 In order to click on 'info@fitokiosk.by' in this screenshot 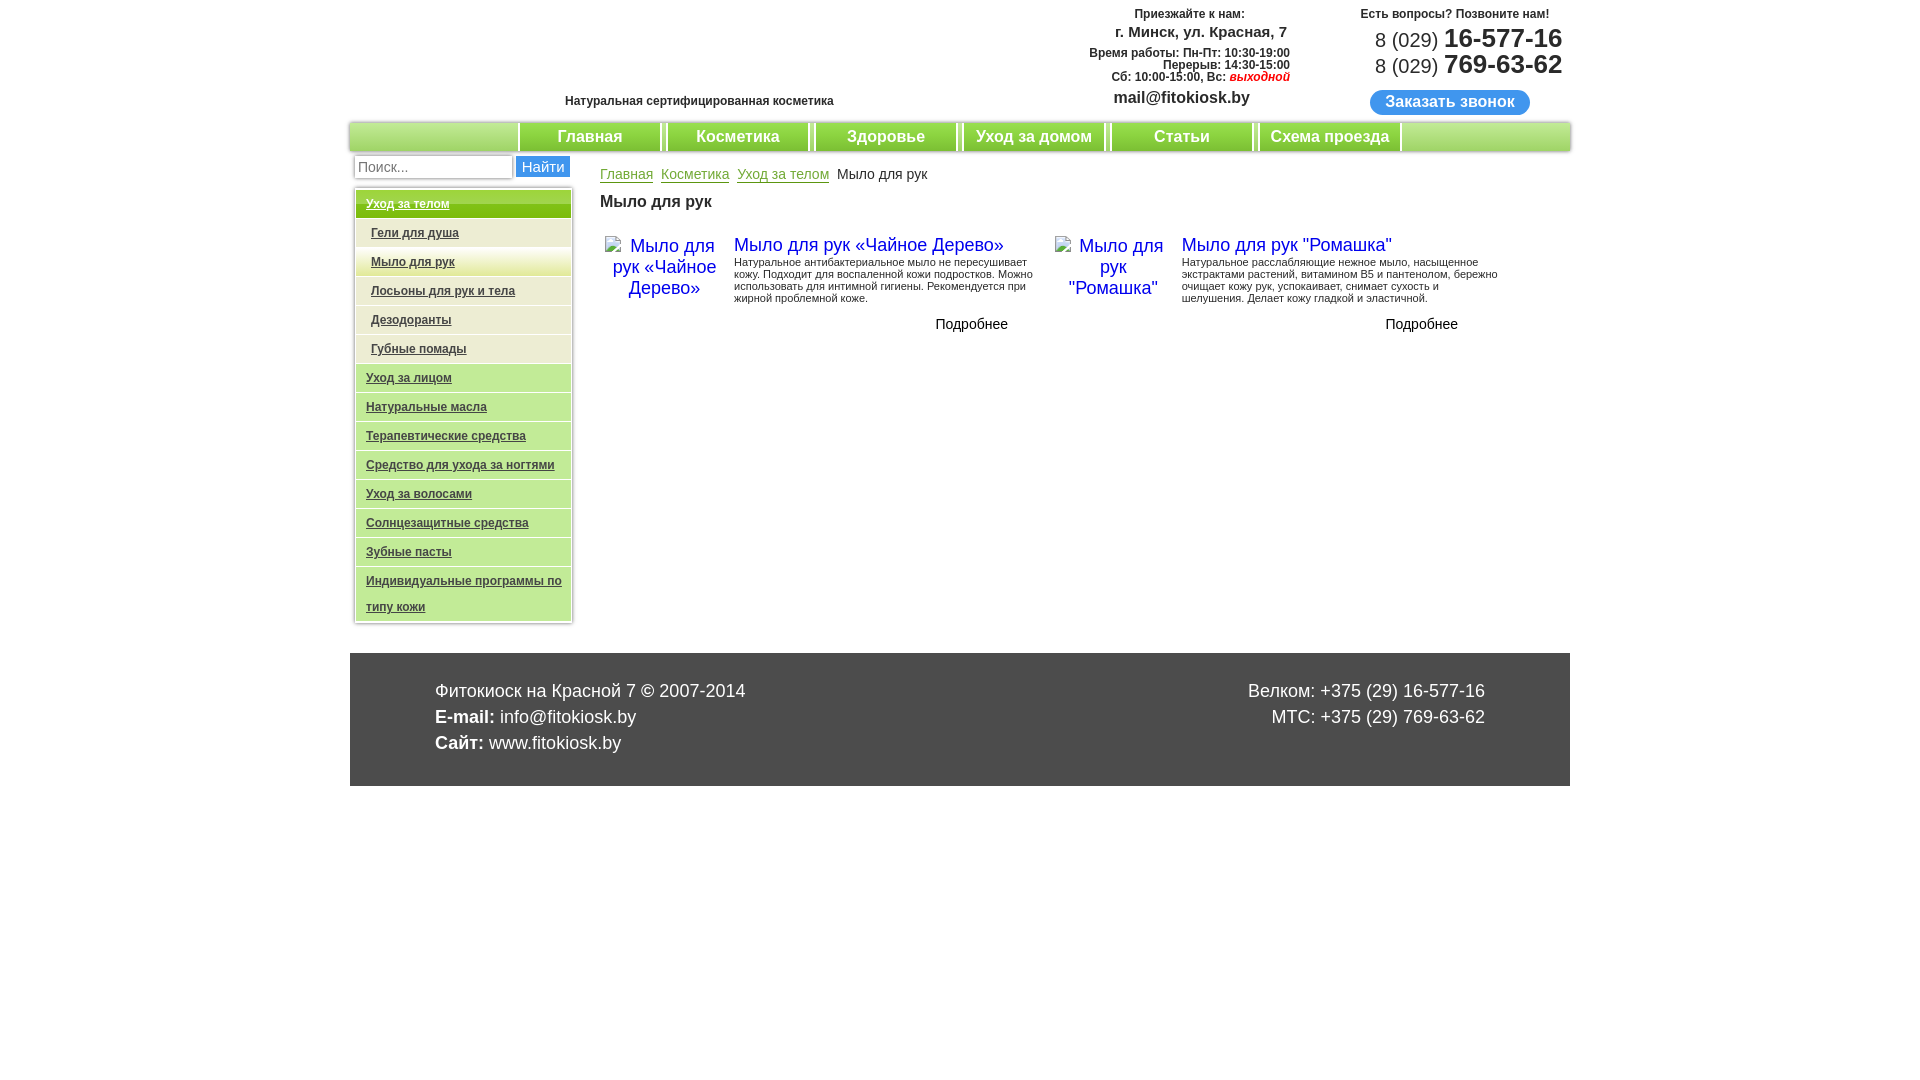, I will do `click(499, 716)`.